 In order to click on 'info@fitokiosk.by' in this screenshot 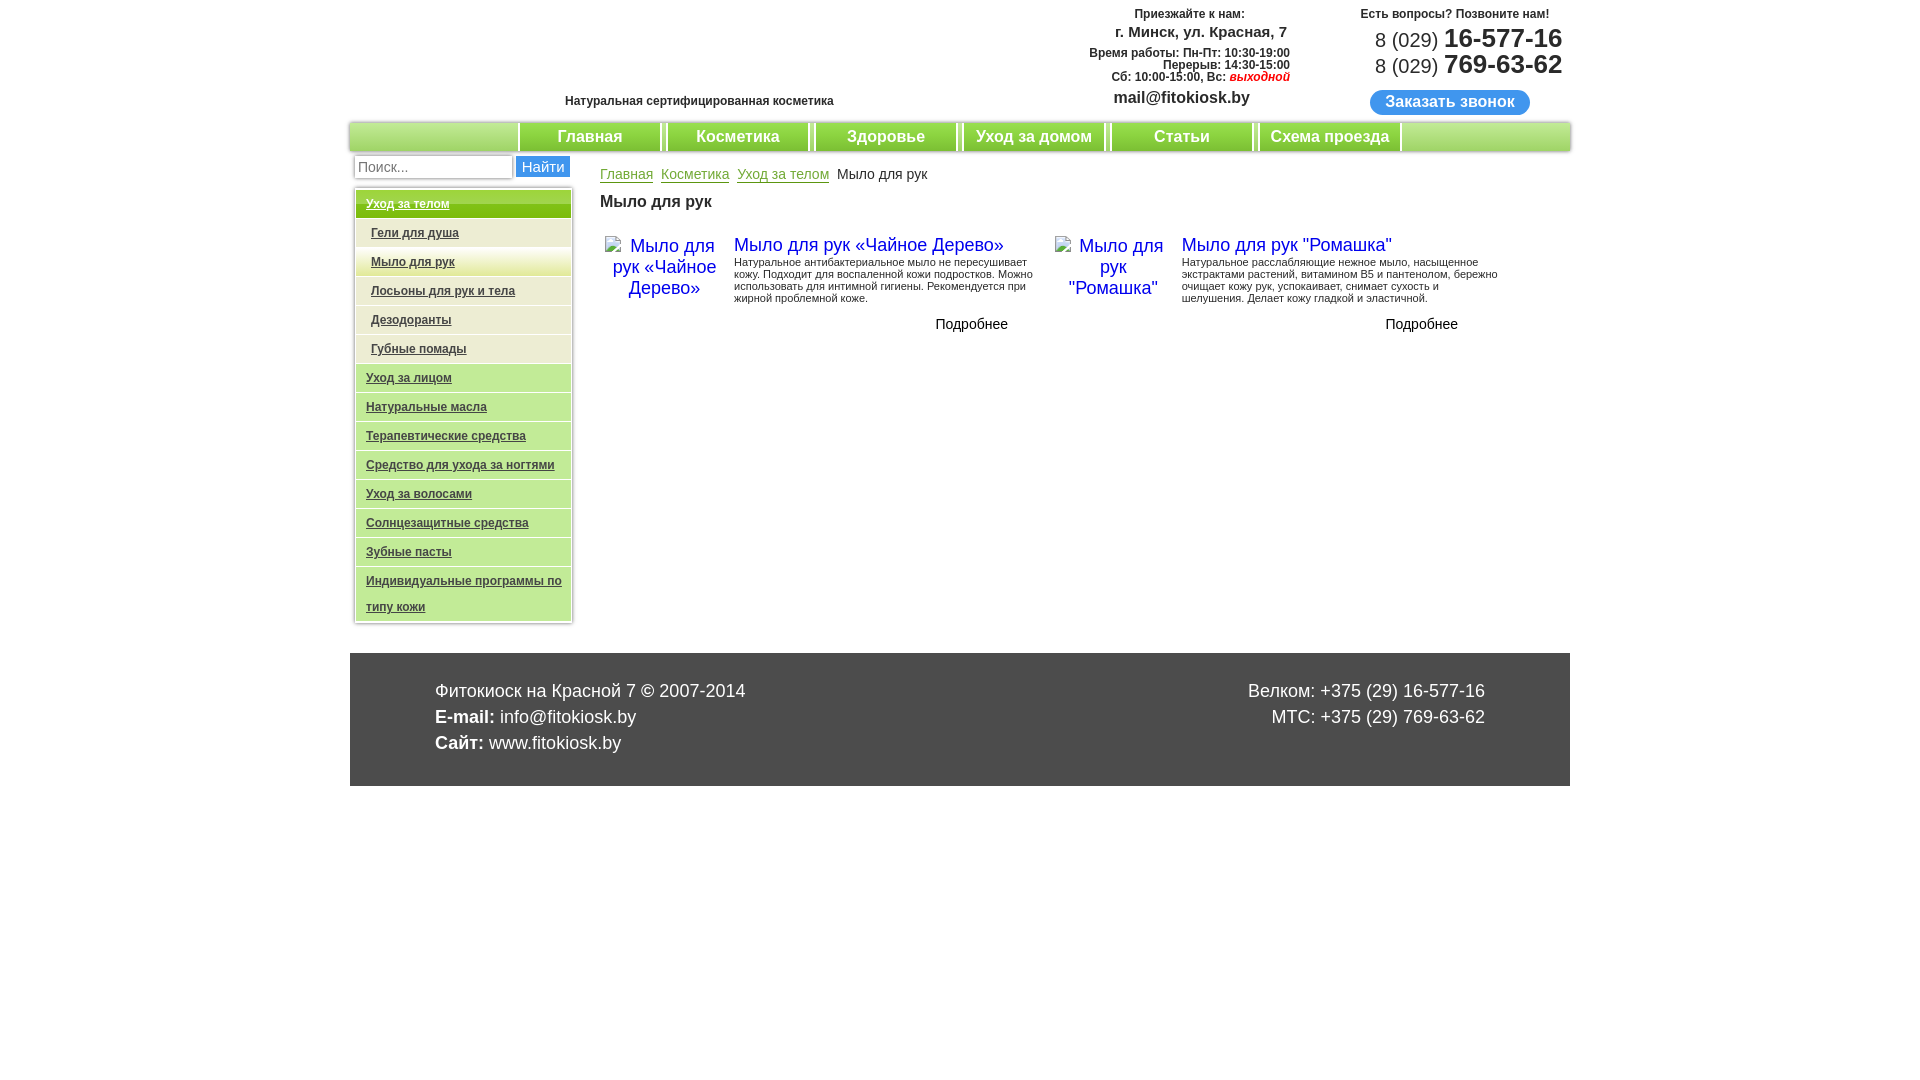, I will do `click(499, 716)`.